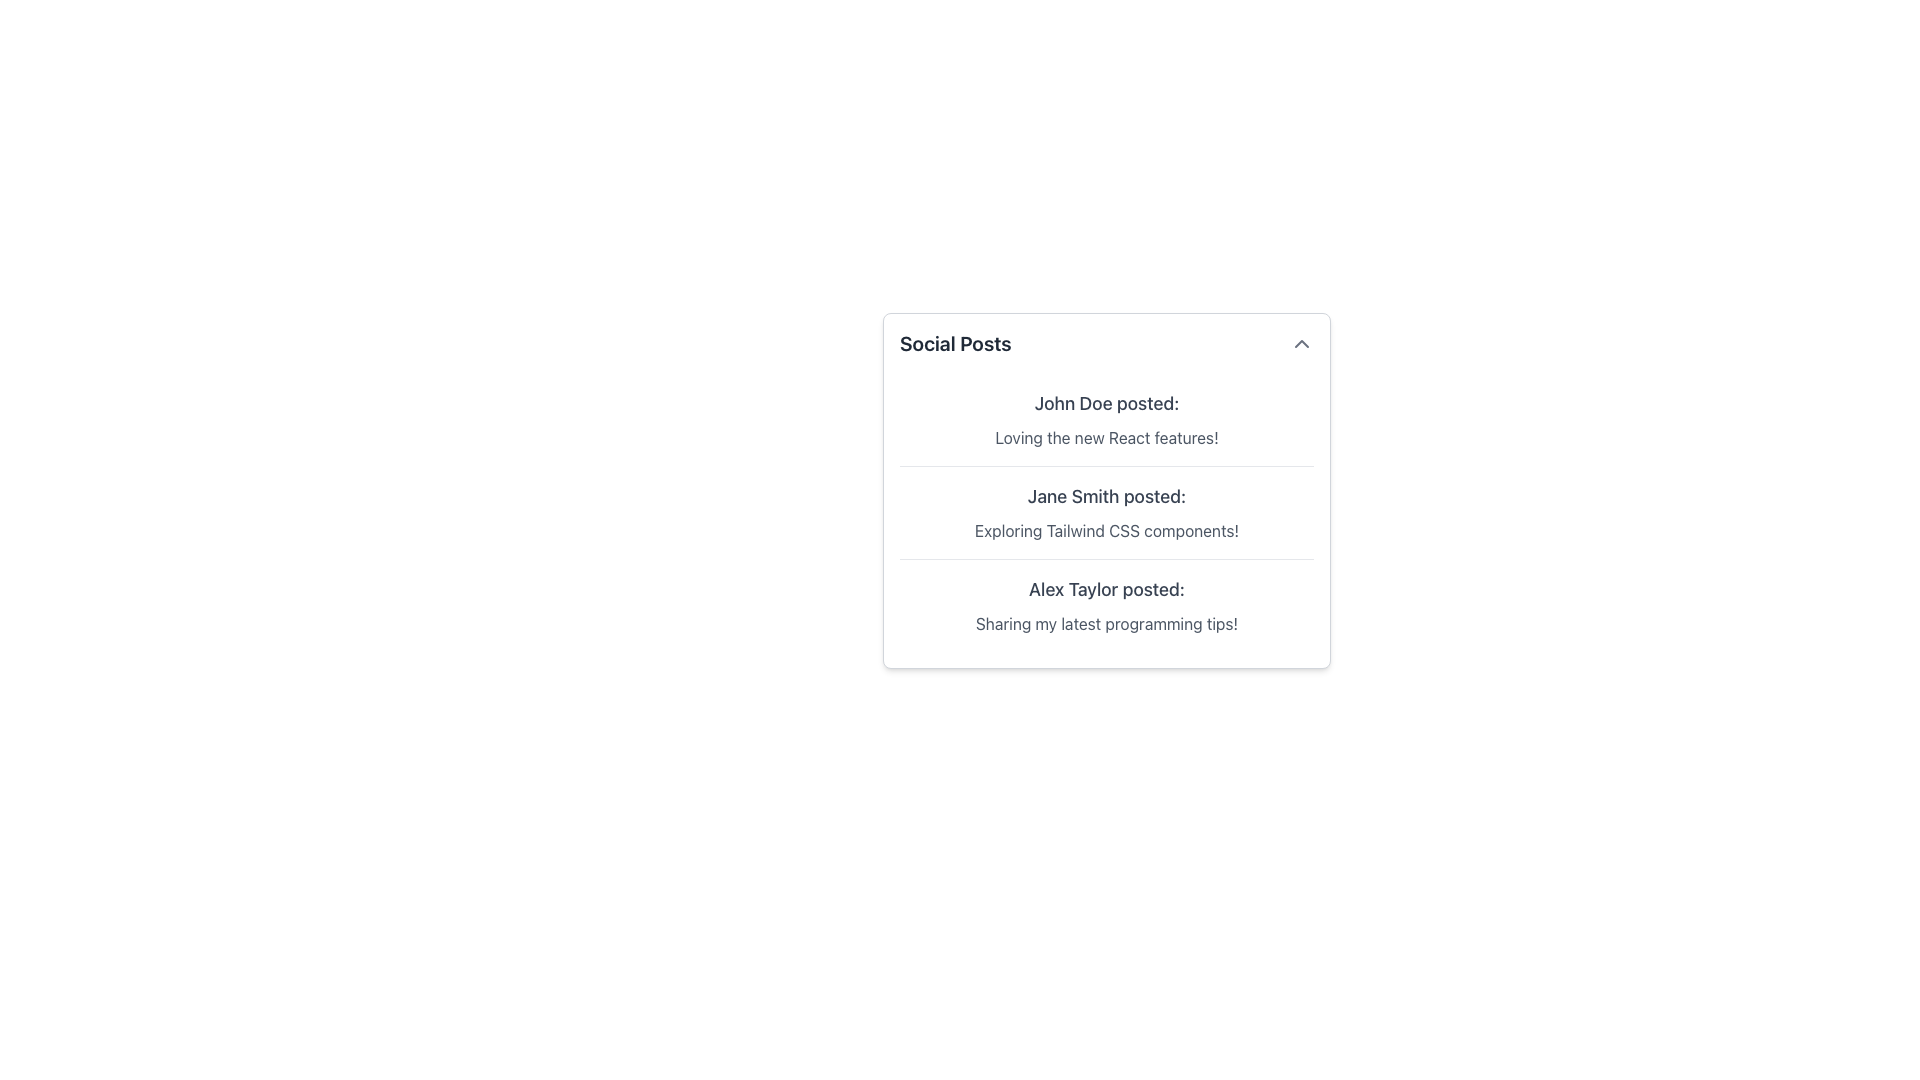 This screenshot has height=1080, width=1920. What do you see at coordinates (1106, 589) in the screenshot?
I see `the Text Label indicating the author 'Alex Taylor' and the context 'posted', which is located at the center-bottom section of the feed` at bounding box center [1106, 589].